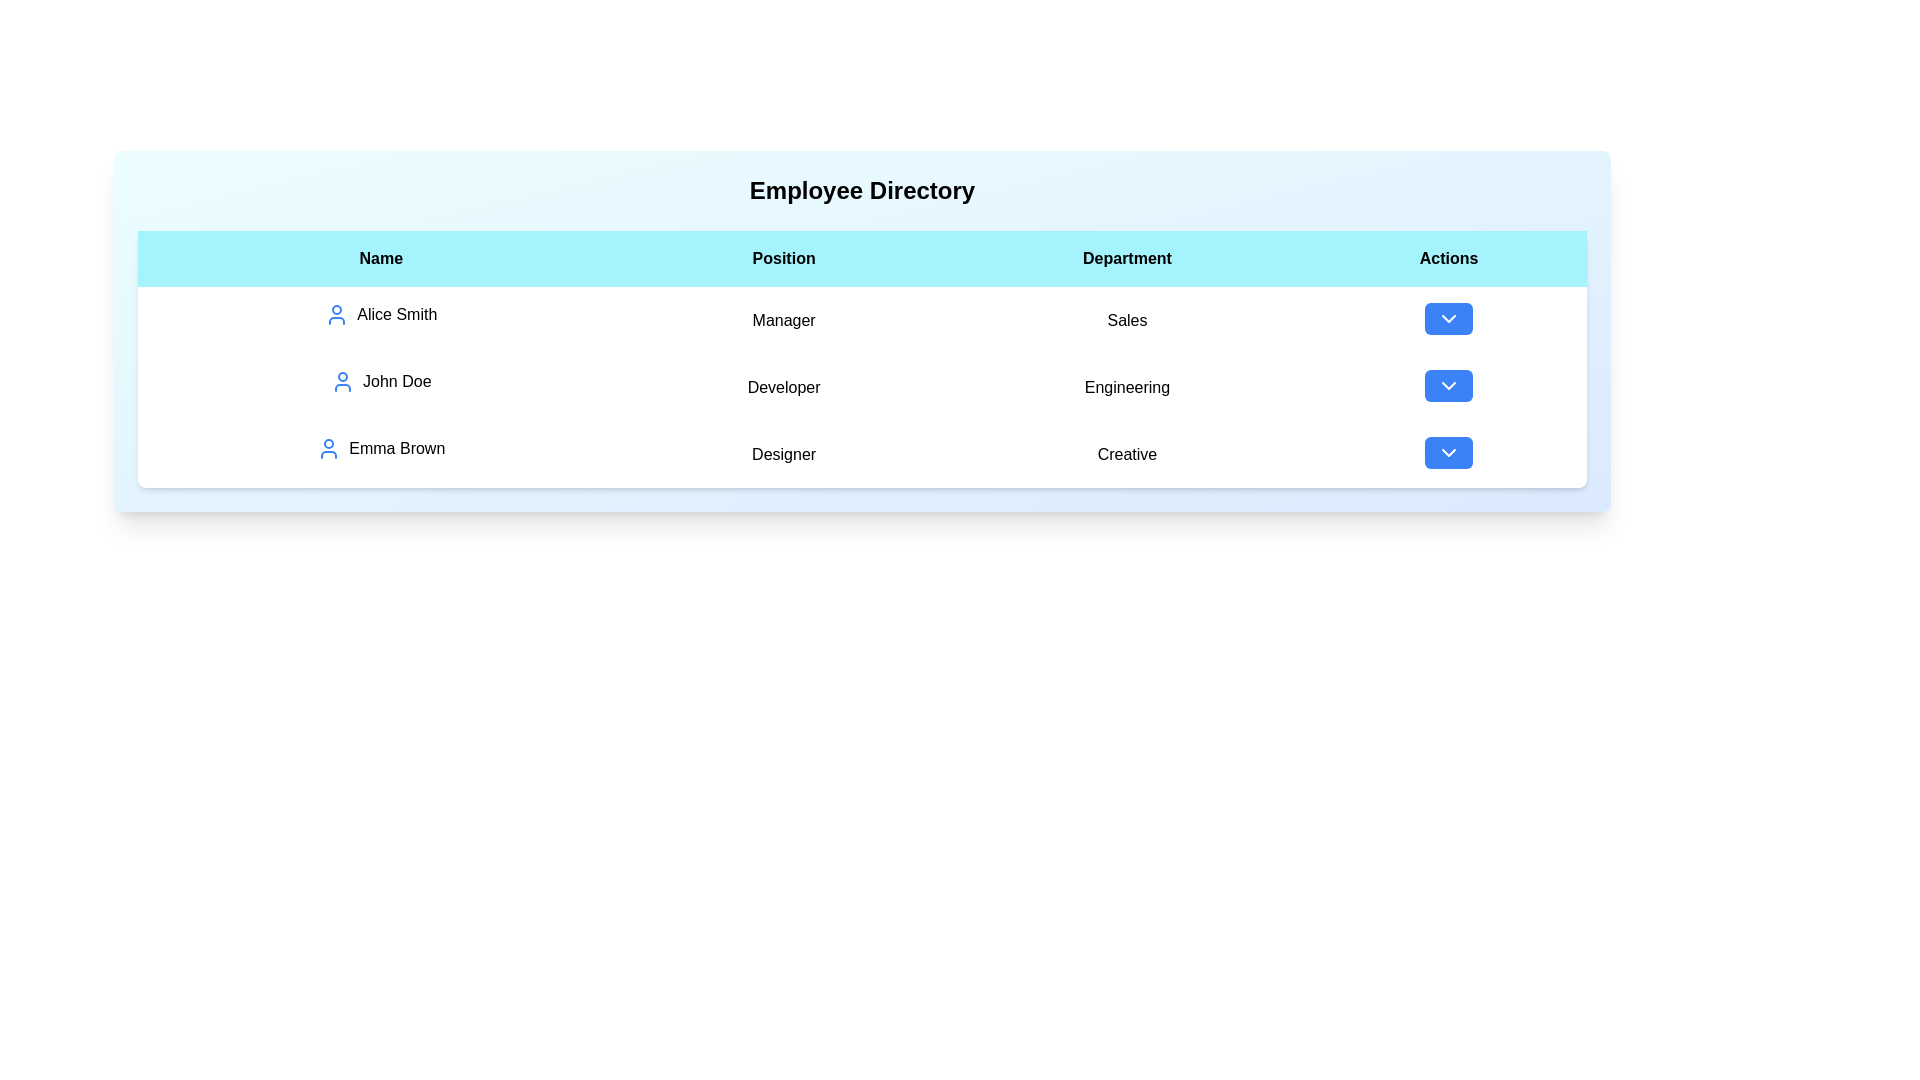 The height and width of the screenshot is (1080, 1920). Describe the element at coordinates (1127, 454) in the screenshot. I see `the text label displaying 'Creative' which is located in the third row of the table under the 'Department' column, positioned between 'Designer' and 'Actions'` at that location.